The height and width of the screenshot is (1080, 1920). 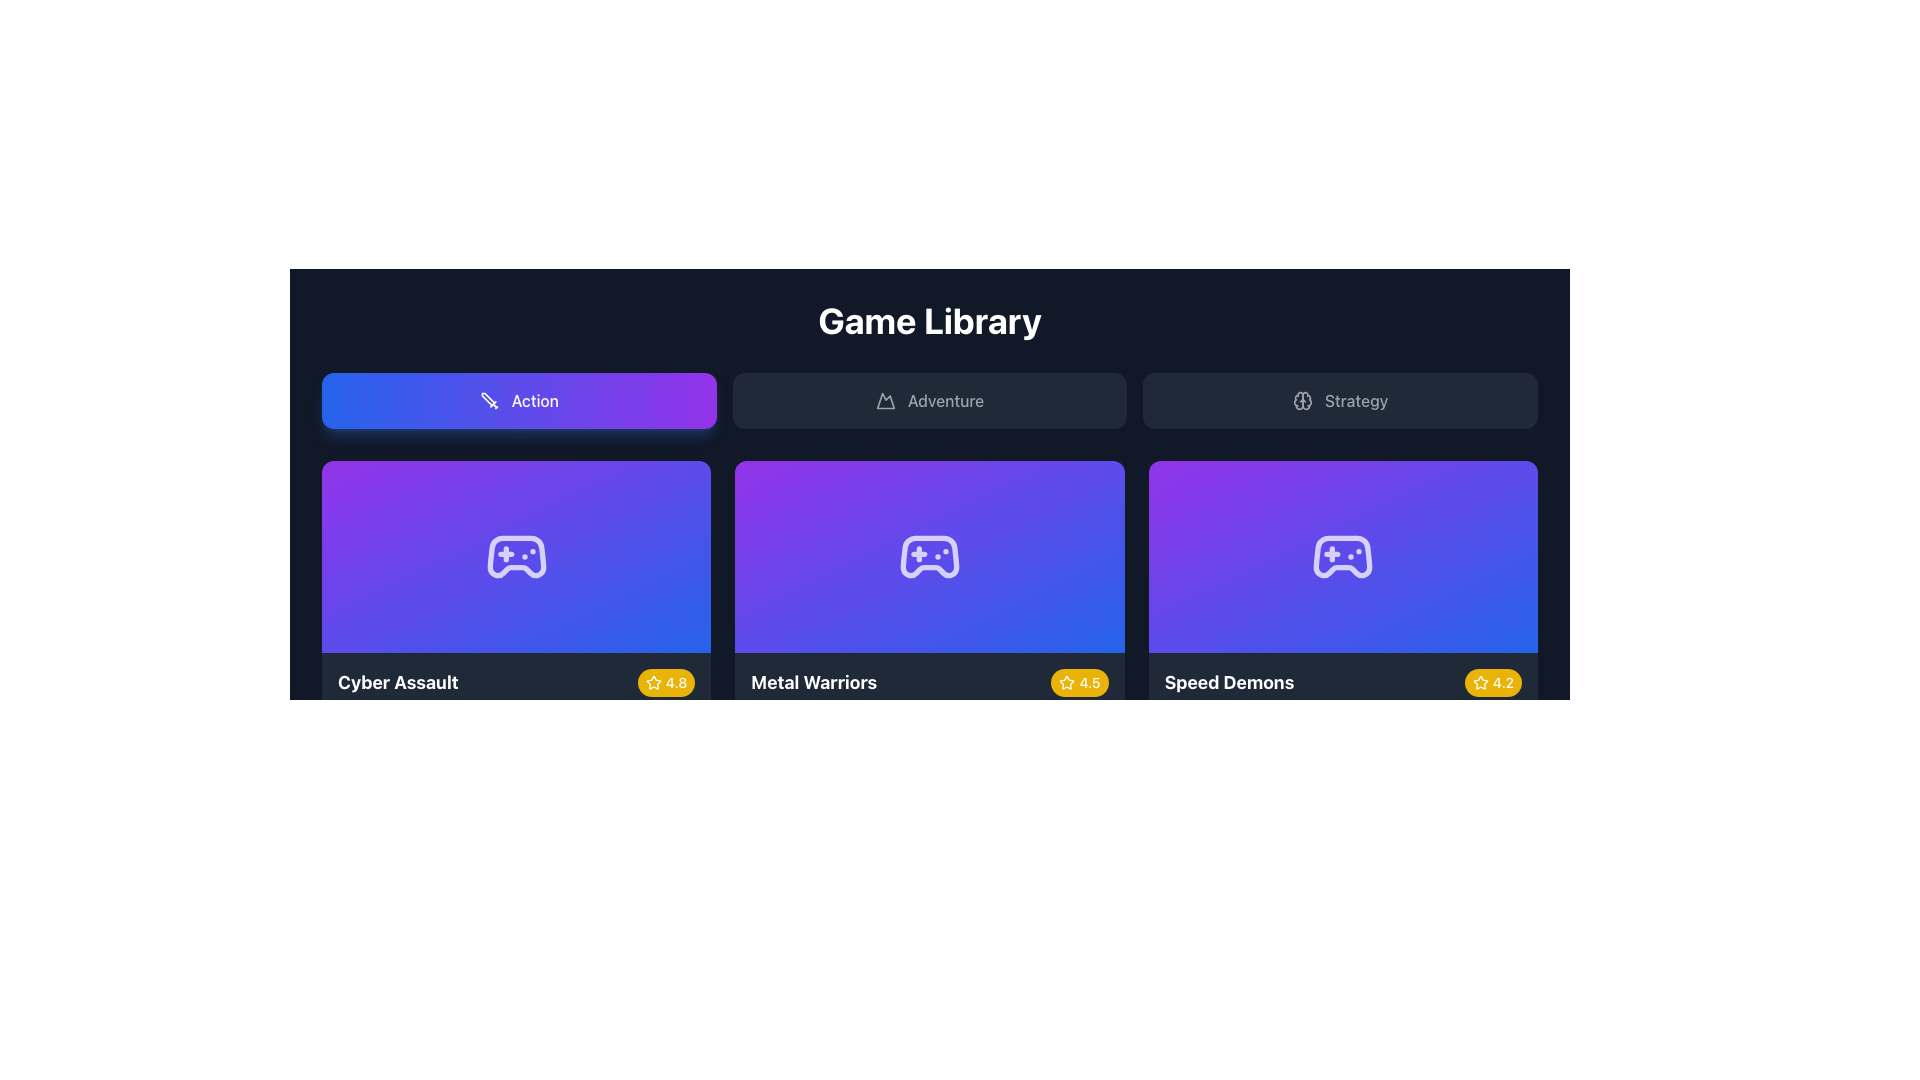 What do you see at coordinates (1340, 401) in the screenshot?
I see `the 'Strategy' button, which is a rectangular button with a dark gray background and lighter gray text, featuring a brain-shaped icon to the left of the text. It is the third button in a group of three, positioned at the far right` at bounding box center [1340, 401].